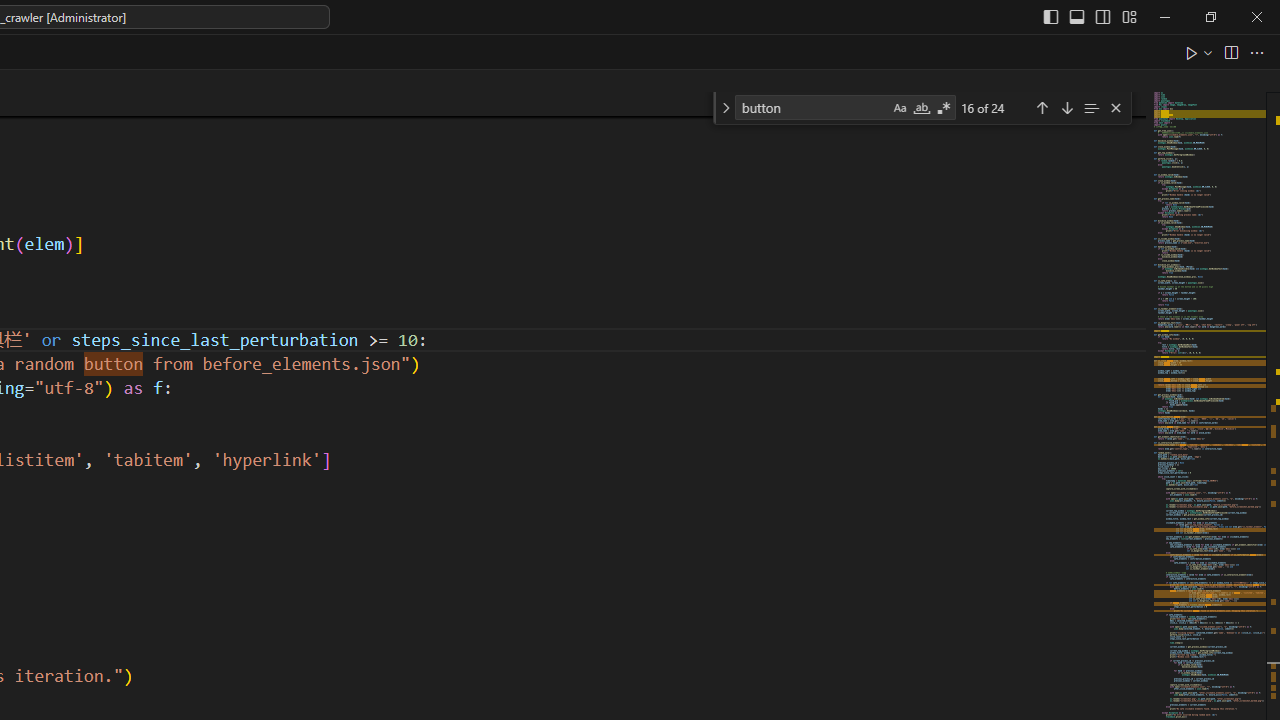 This screenshot has height=720, width=1280. What do you see at coordinates (1255, 51) in the screenshot?
I see `'More Actions...'` at bounding box center [1255, 51].